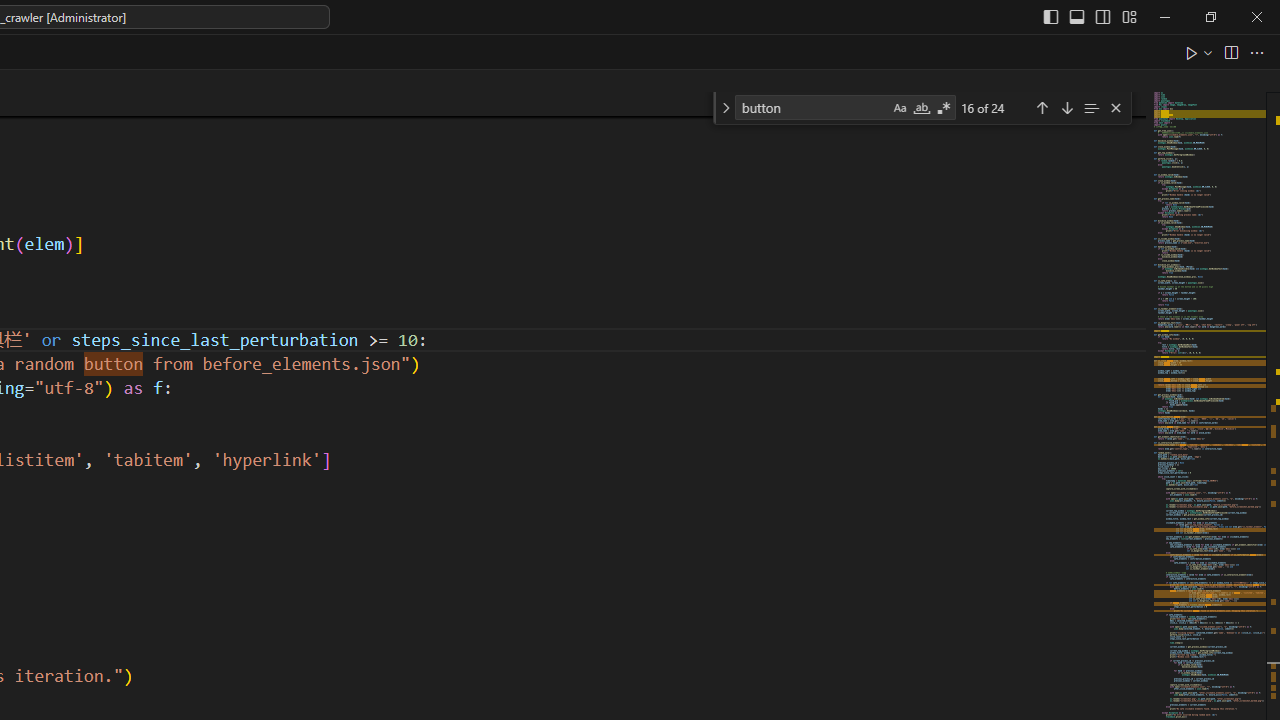 This screenshot has height=720, width=1280. What do you see at coordinates (1255, 51) in the screenshot?
I see `'More Actions...'` at bounding box center [1255, 51].